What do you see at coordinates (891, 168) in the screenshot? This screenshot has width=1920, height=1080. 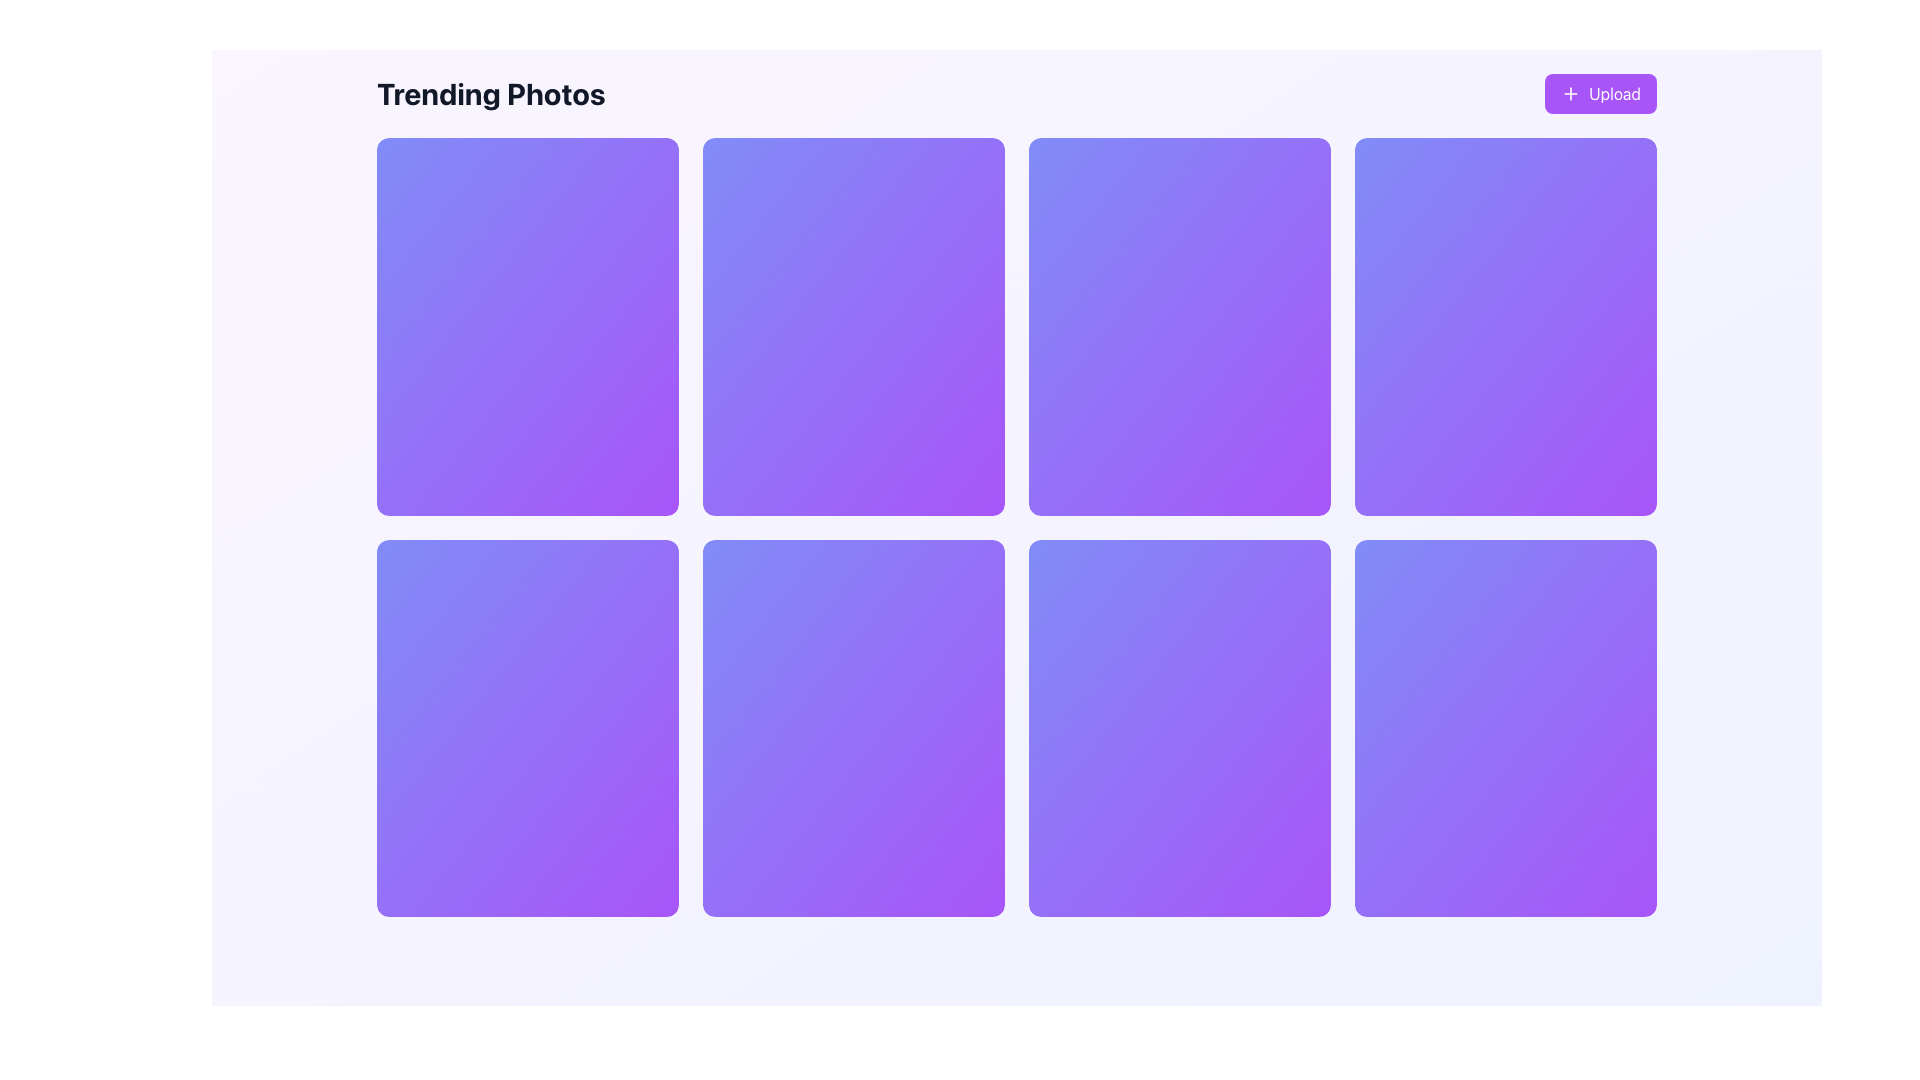 I see `the circular button with a semi-transparent black background and a white heart icon, located at the top-right corner of the interface, to change its background color to red` at bounding box center [891, 168].